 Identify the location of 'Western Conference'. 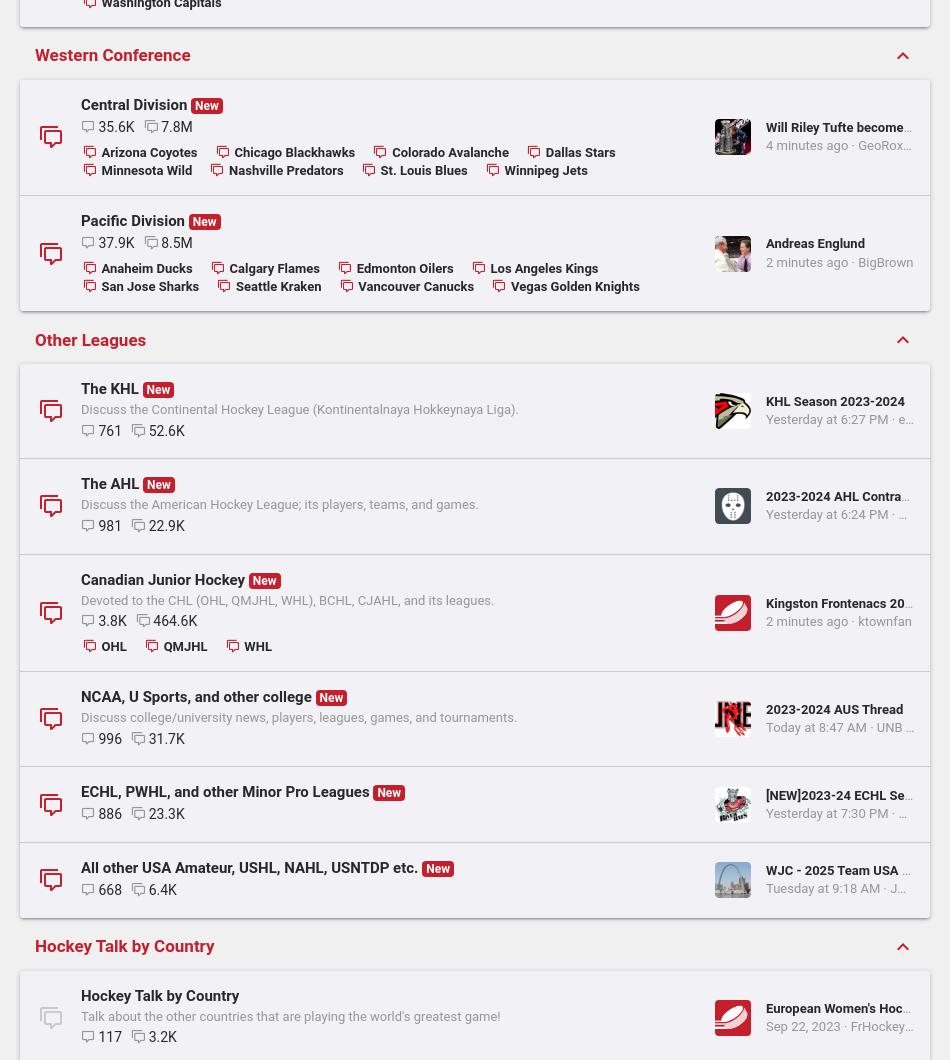
(34, 665).